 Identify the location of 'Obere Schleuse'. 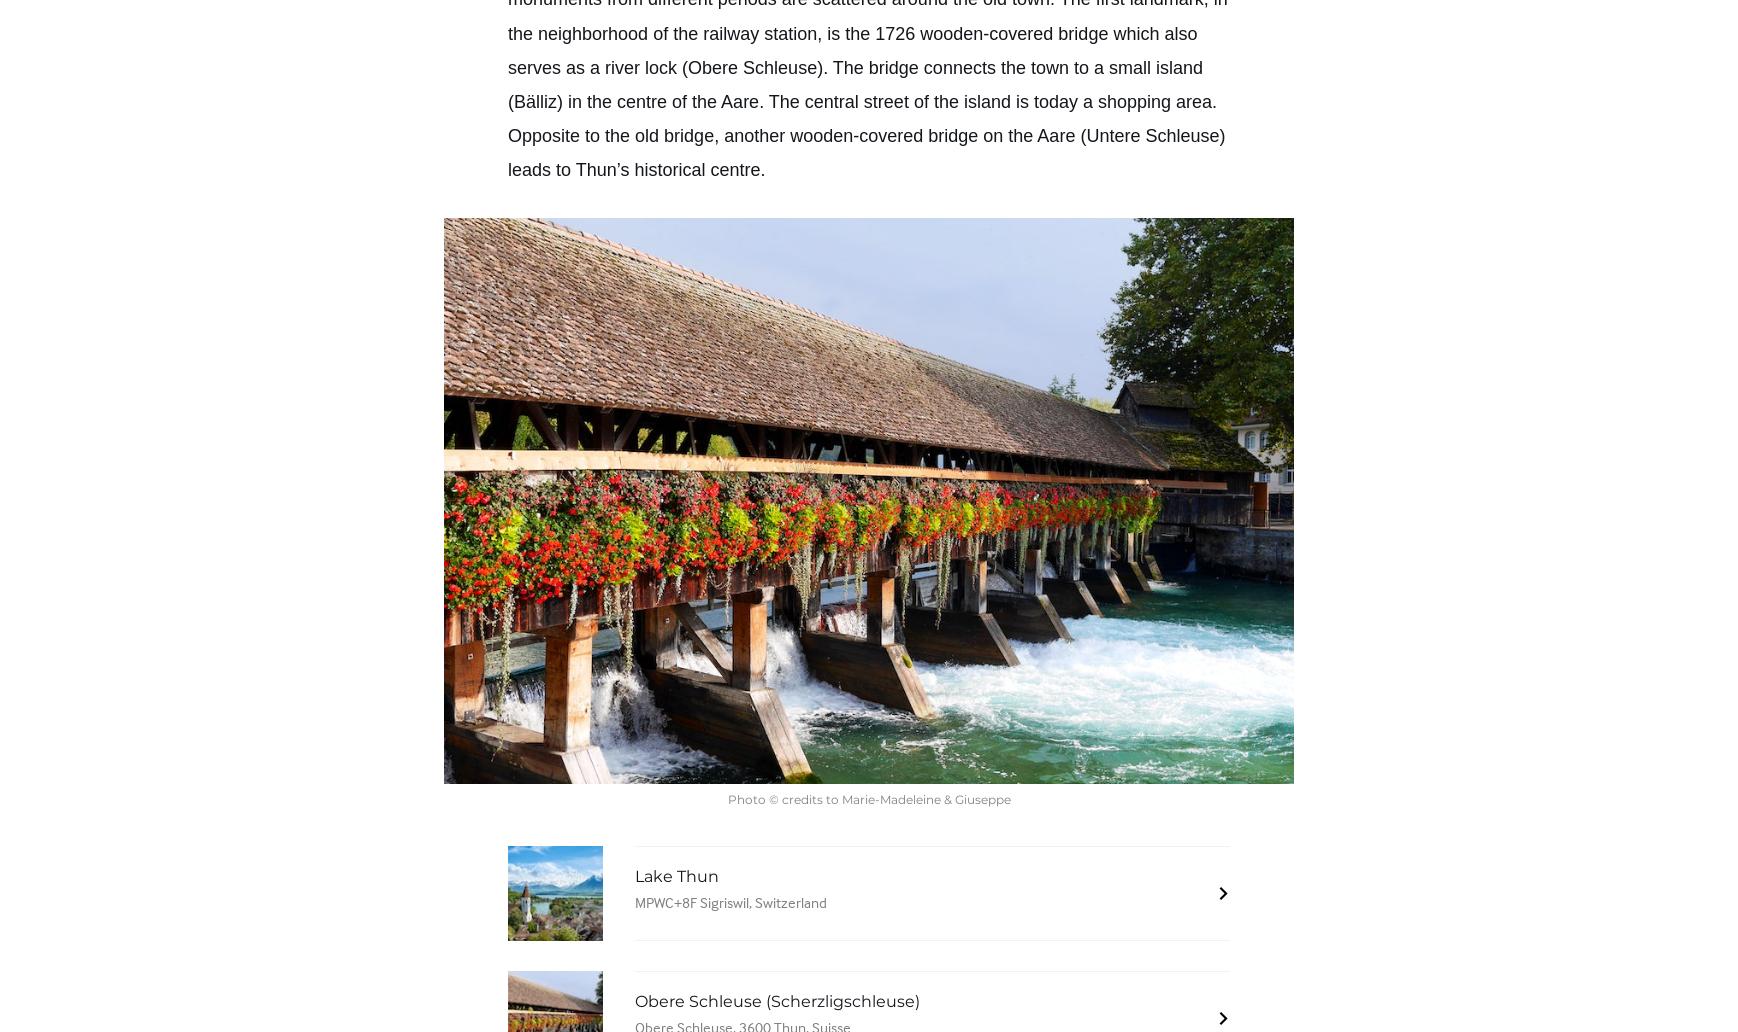
(752, 66).